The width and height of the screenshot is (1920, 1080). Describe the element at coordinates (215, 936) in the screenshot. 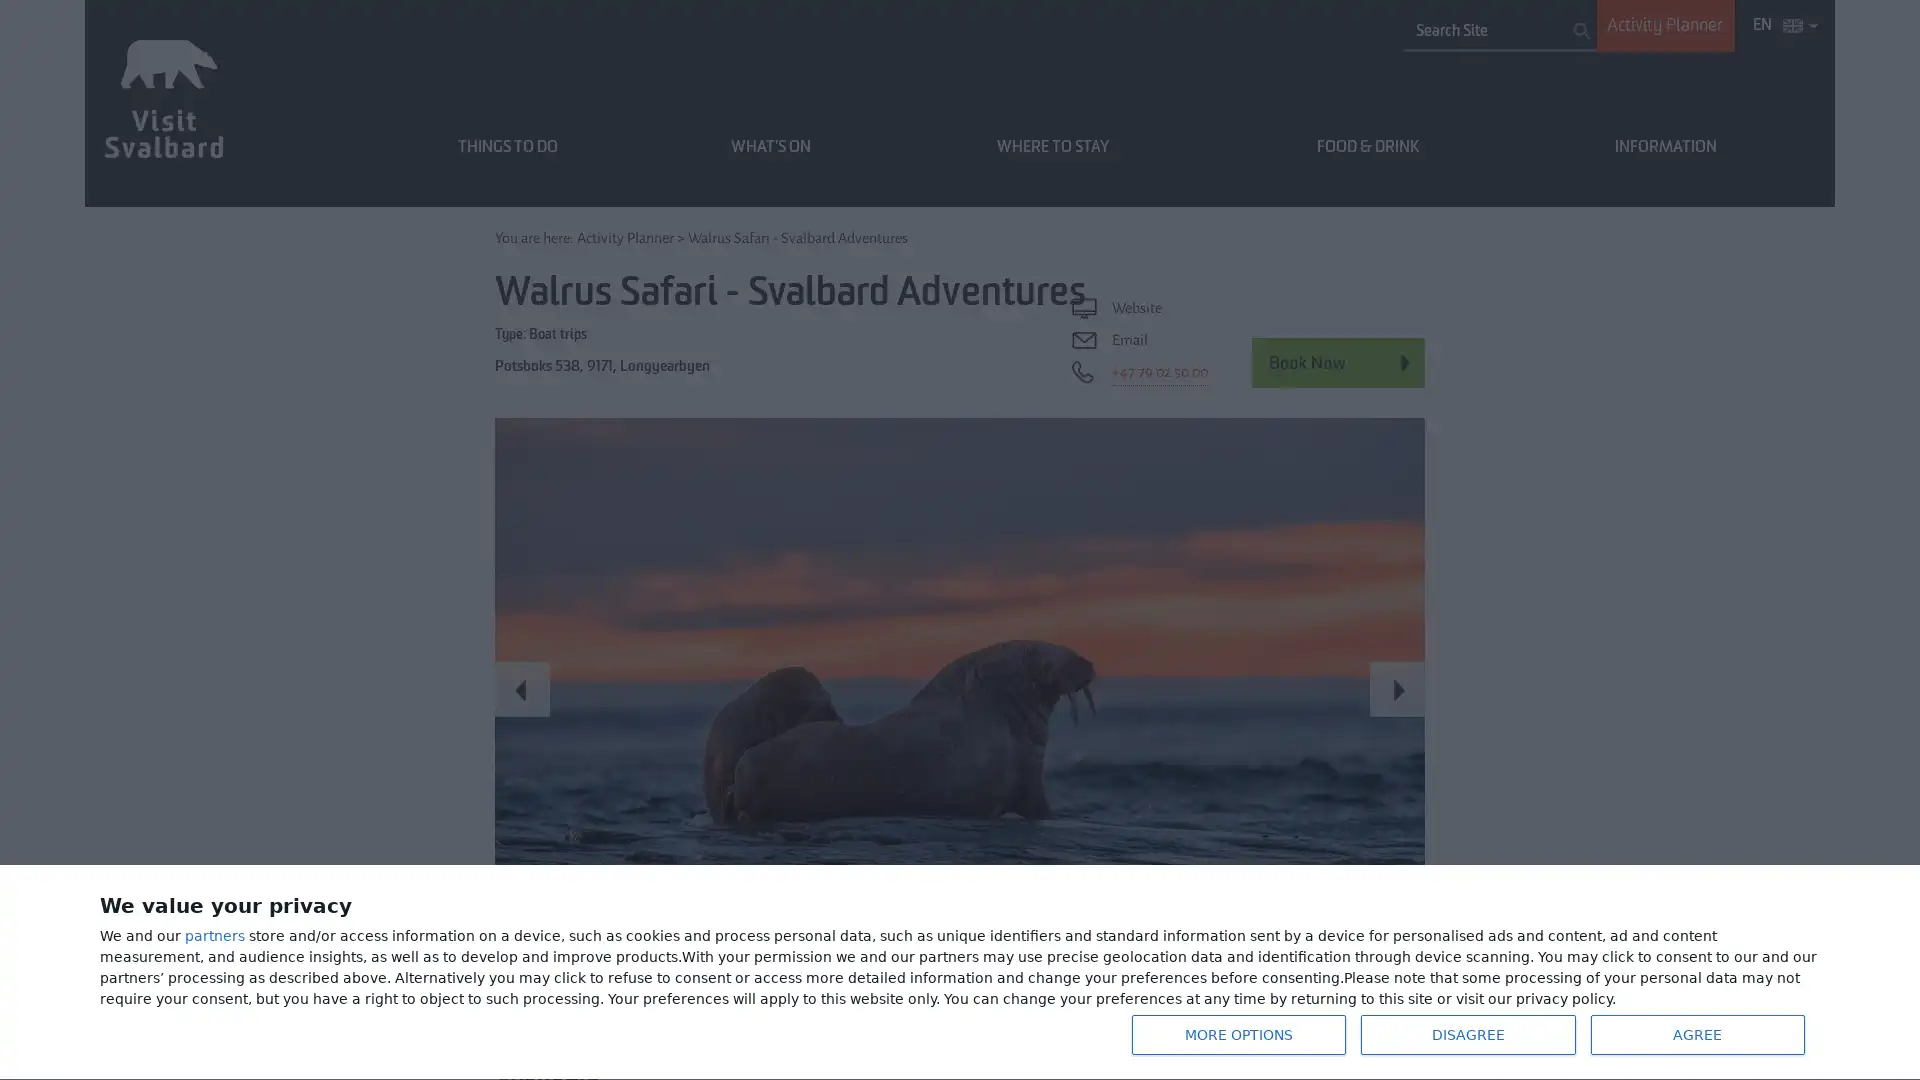

I see `partners` at that location.